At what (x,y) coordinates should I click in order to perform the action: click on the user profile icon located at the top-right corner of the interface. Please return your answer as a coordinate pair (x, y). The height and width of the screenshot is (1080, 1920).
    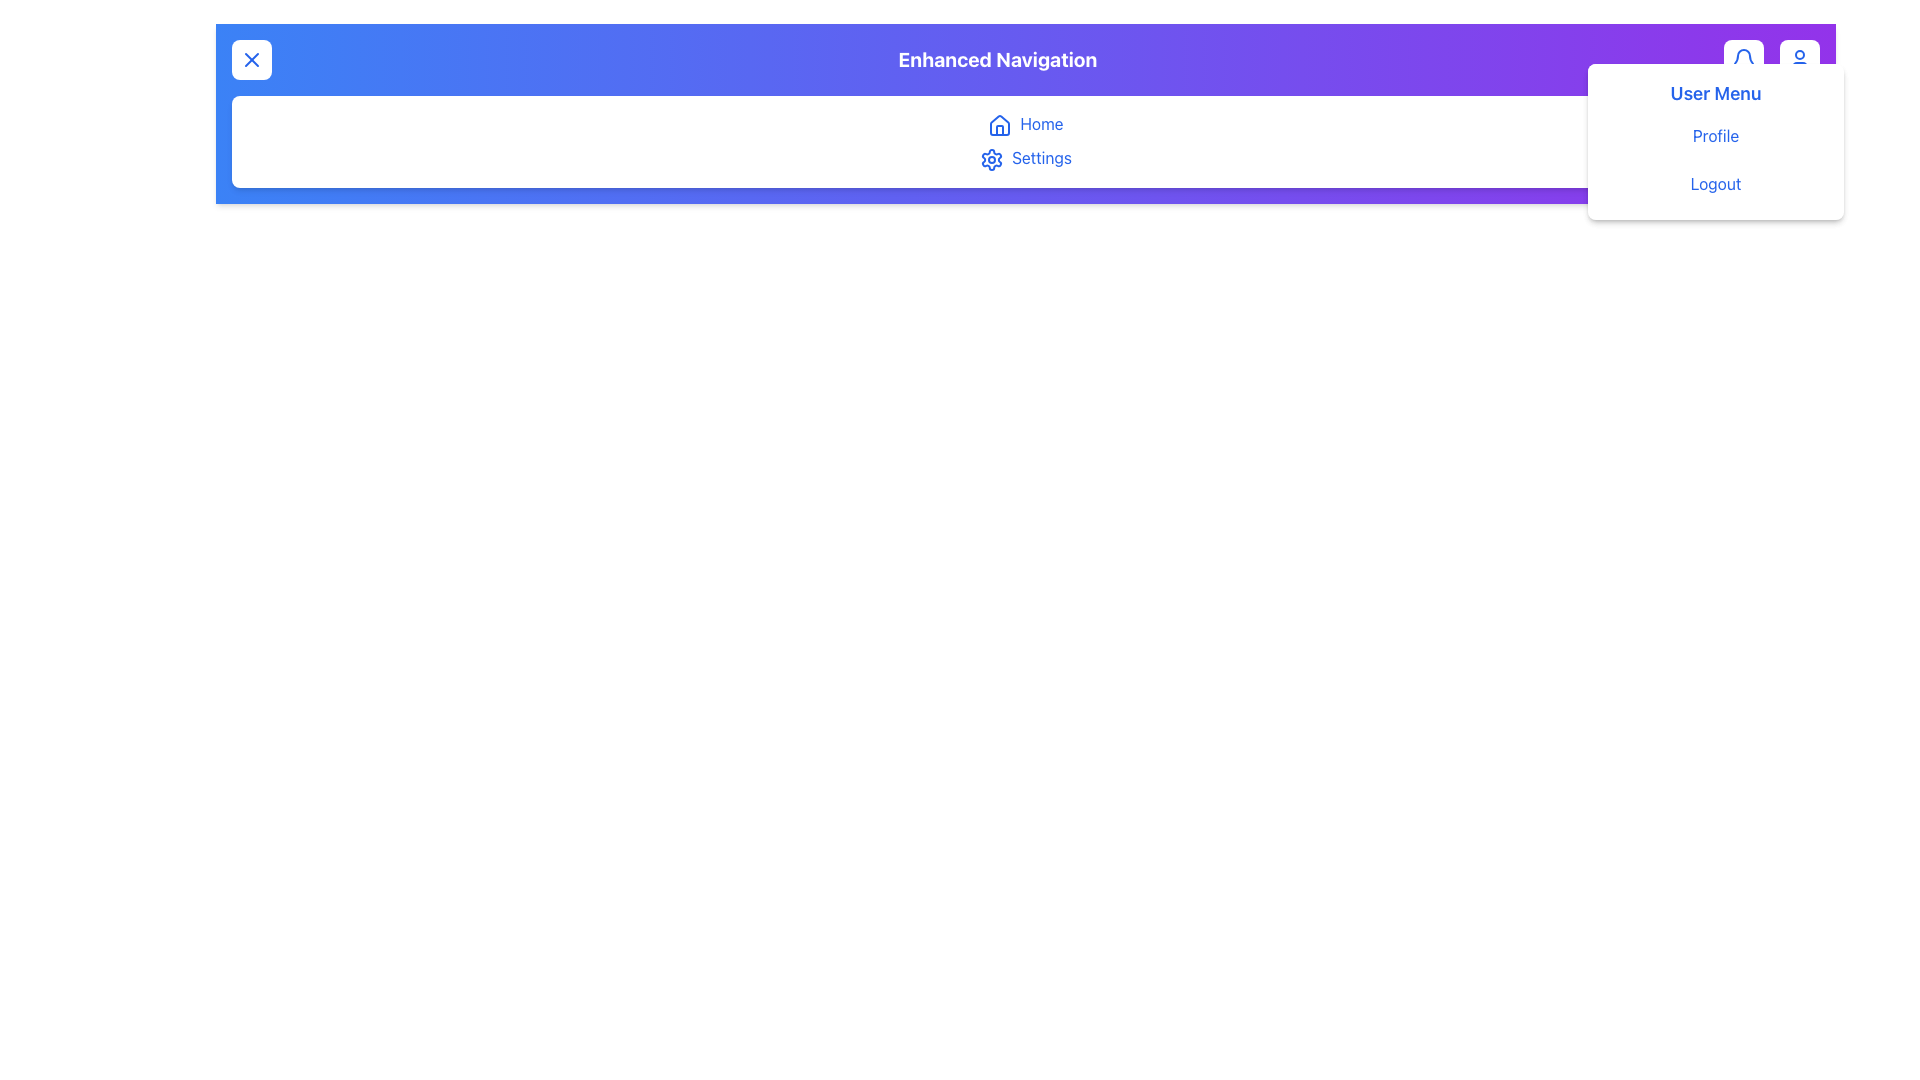
    Looking at the image, I should click on (1799, 59).